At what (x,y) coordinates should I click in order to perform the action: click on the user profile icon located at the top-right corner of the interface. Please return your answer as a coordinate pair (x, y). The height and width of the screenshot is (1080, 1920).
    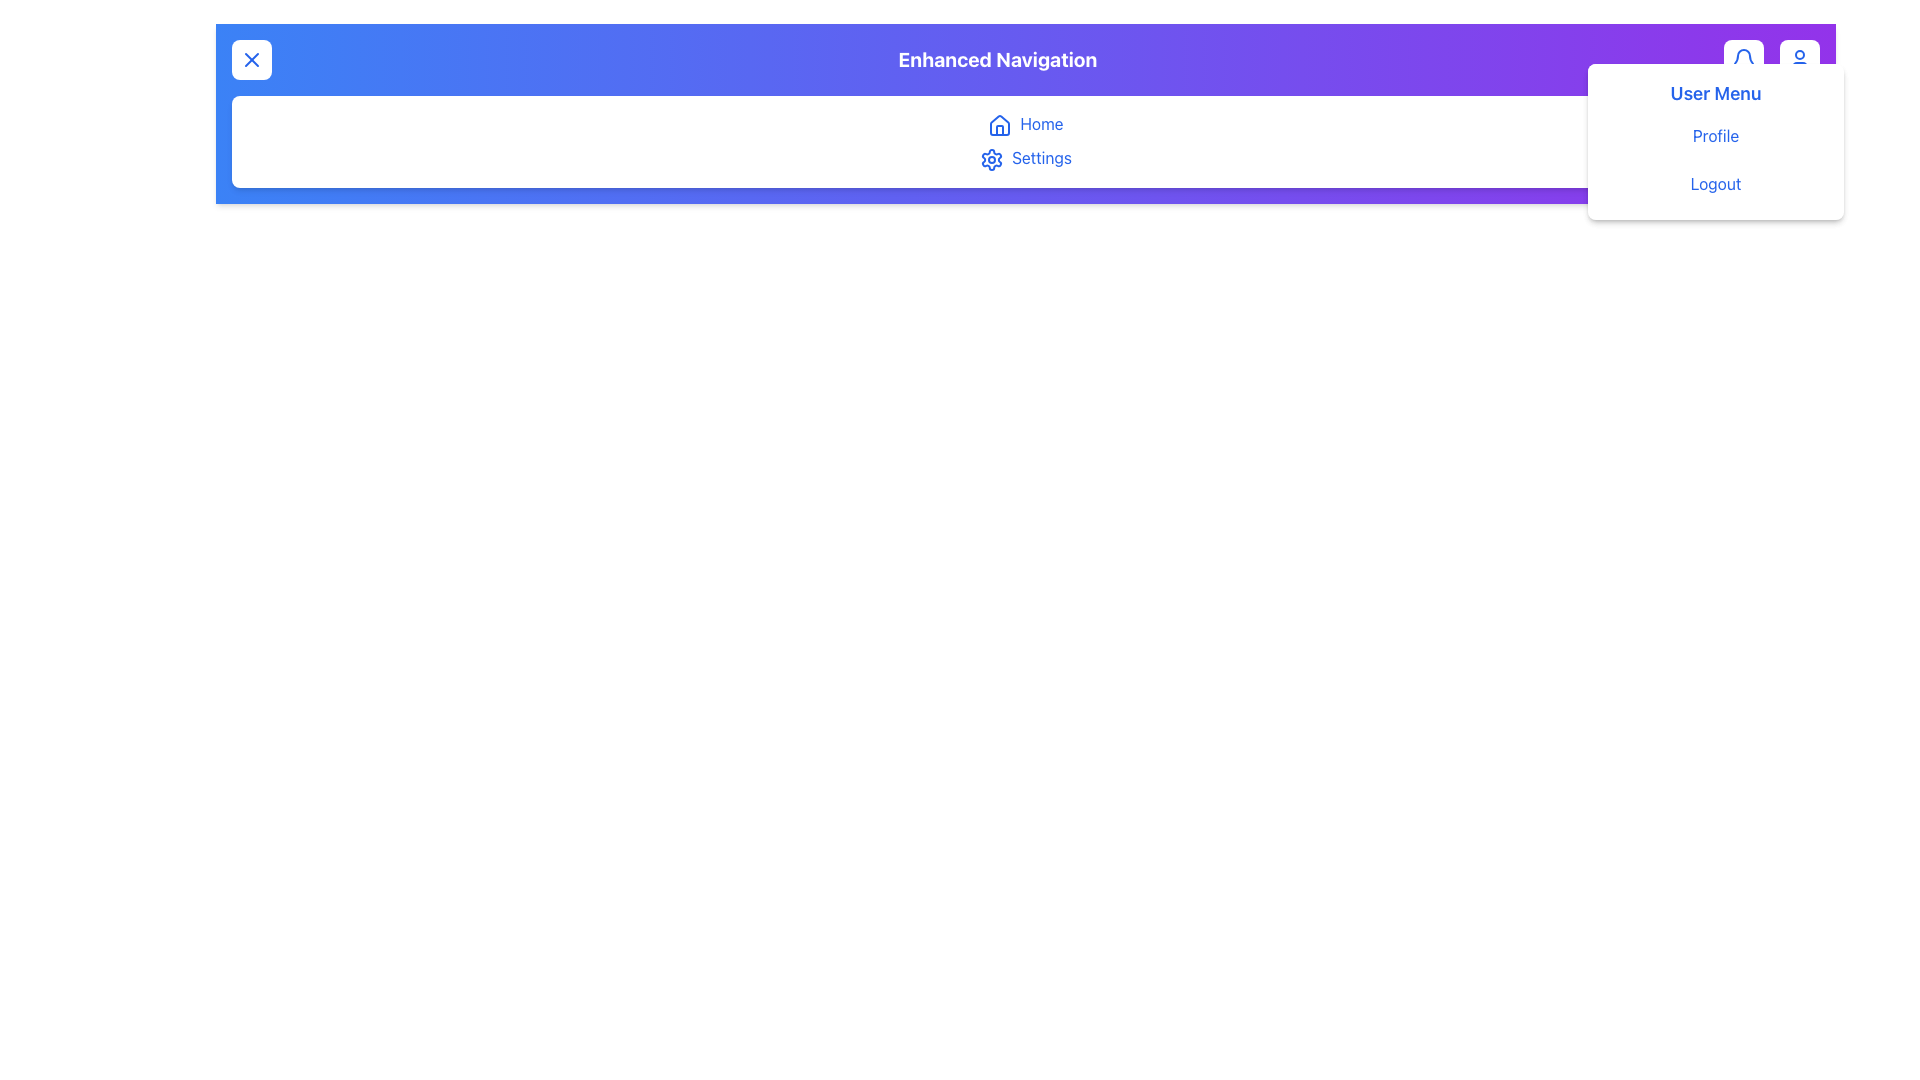
    Looking at the image, I should click on (1799, 59).